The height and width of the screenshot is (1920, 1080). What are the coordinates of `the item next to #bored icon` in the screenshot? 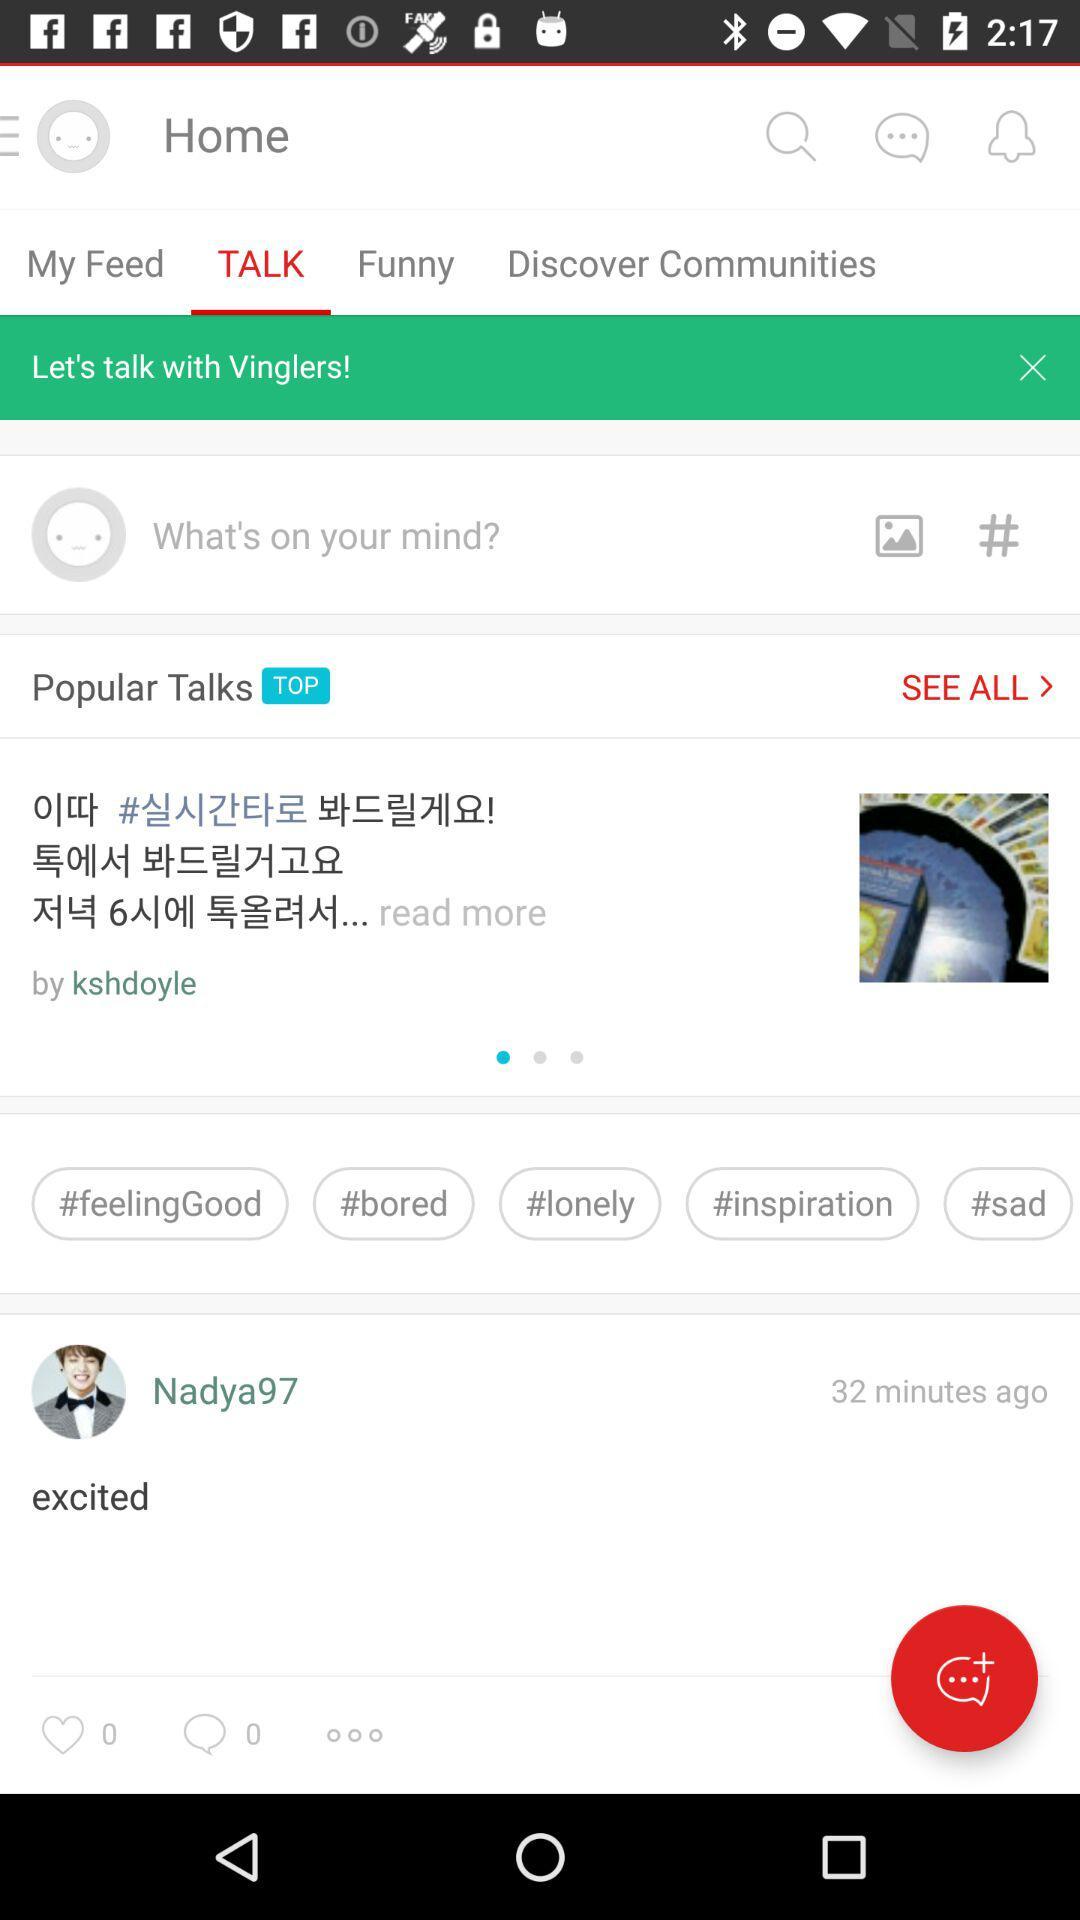 It's located at (159, 1202).